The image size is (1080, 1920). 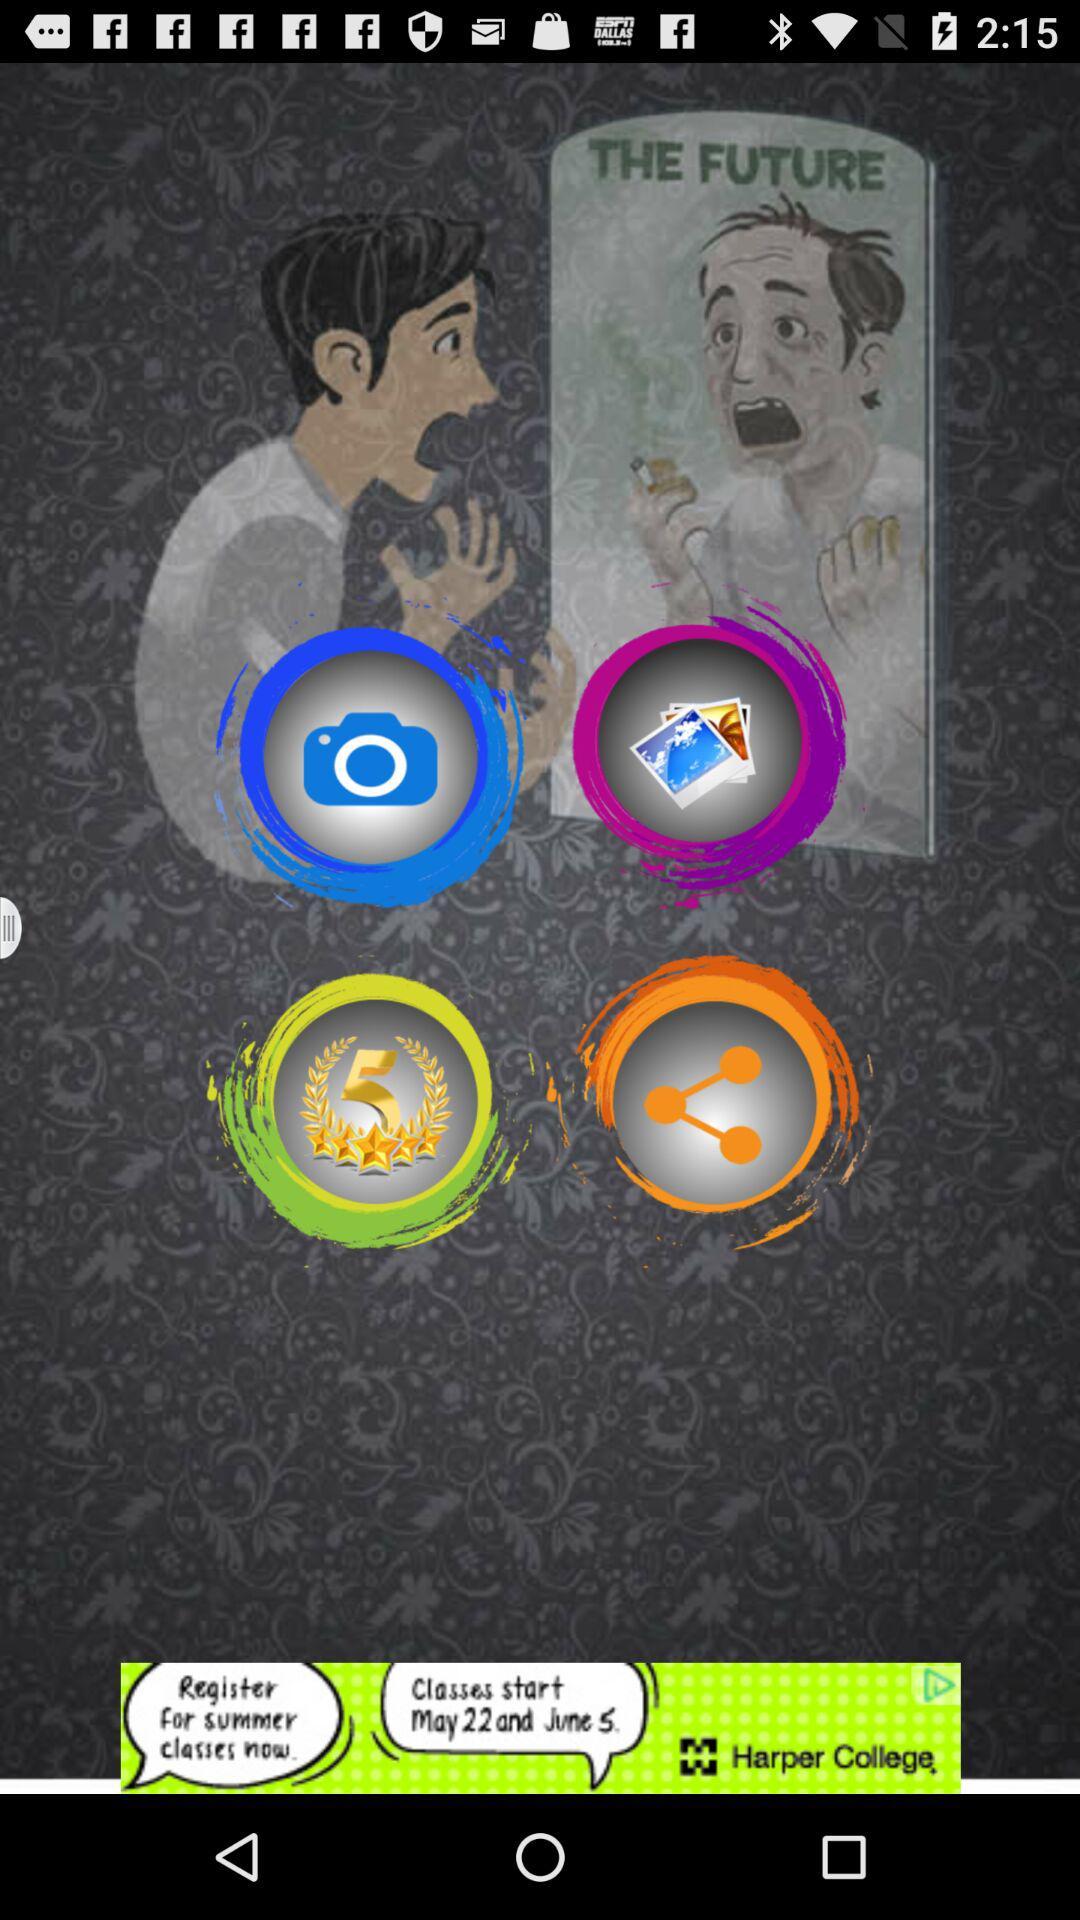 What do you see at coordinates (370, 744) in the screenshot?
I see `click the camera` at bounding box center [370, 744].